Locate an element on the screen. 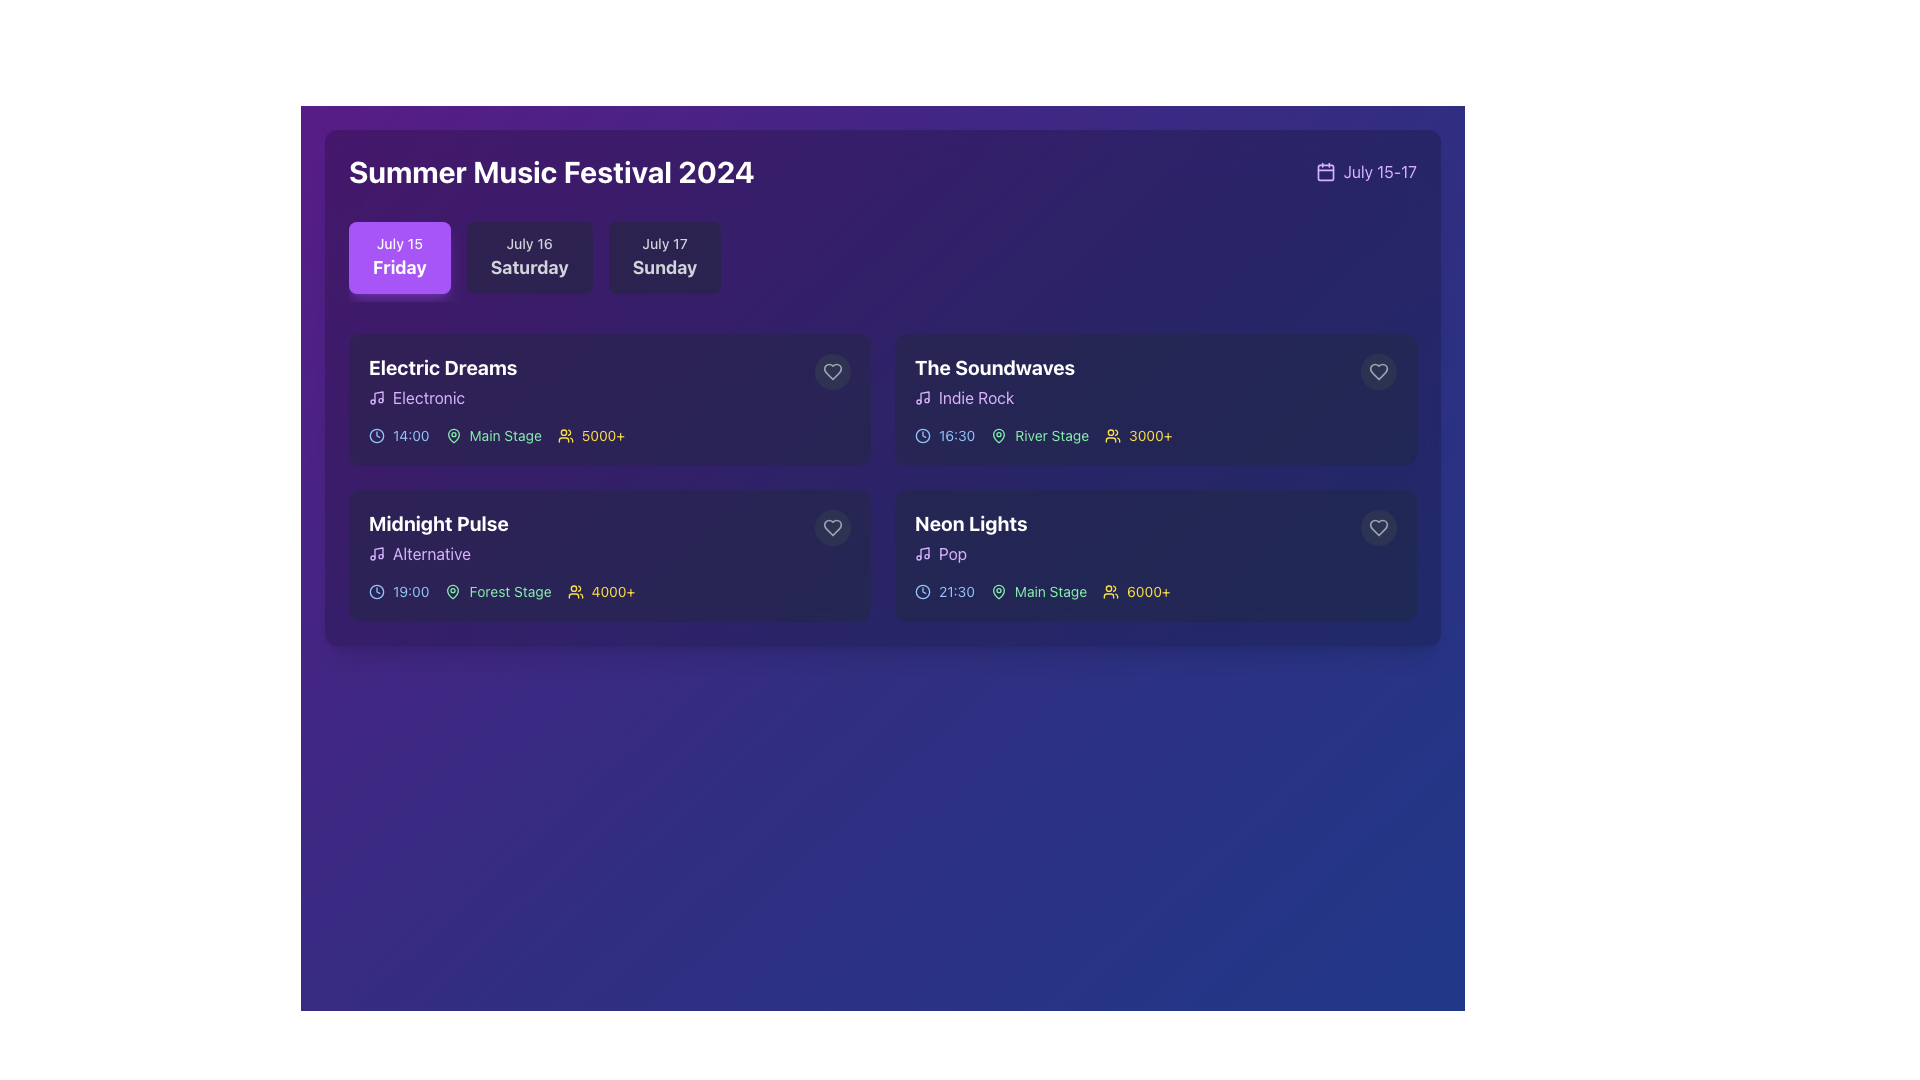 The height and width of the screenshot is (1080, 1920). graphic details of the purple music note icon located to the left of the word 'Pop' in the 'Neon Lights' event card in the bottom-right panel is located at coordinates (921, 554).